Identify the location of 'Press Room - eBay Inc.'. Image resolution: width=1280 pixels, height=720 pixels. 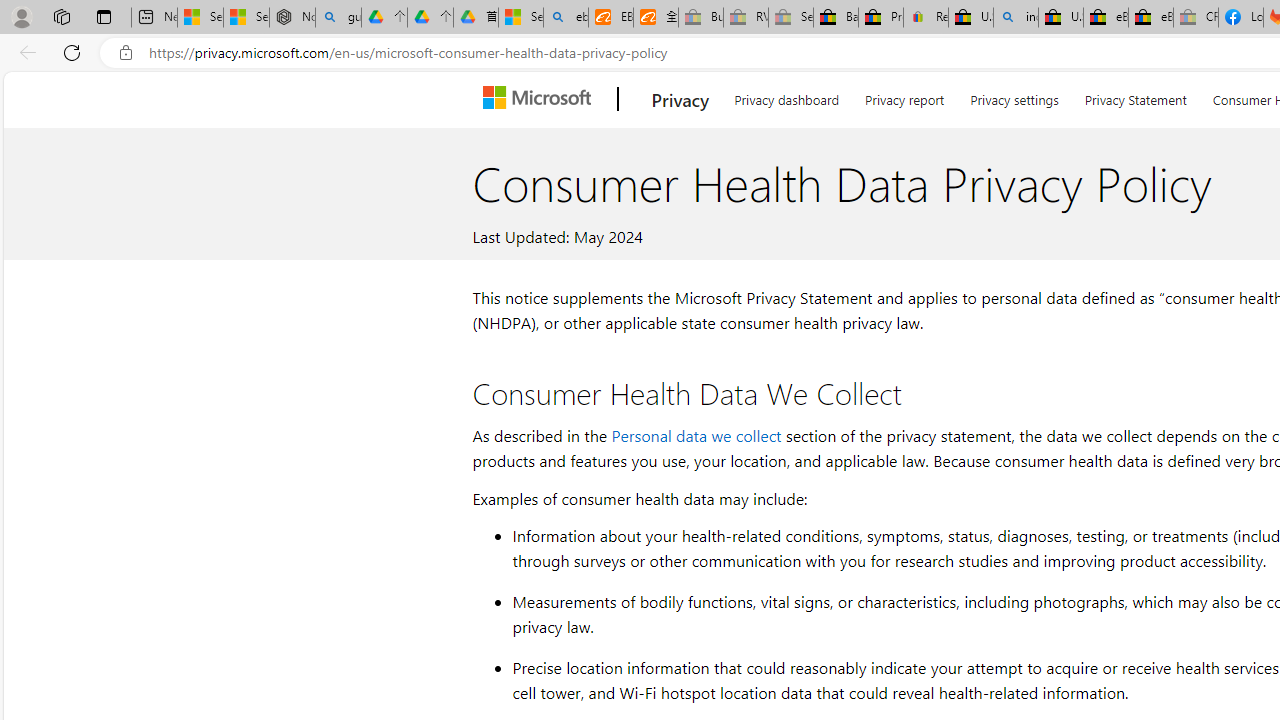
(880, 17).